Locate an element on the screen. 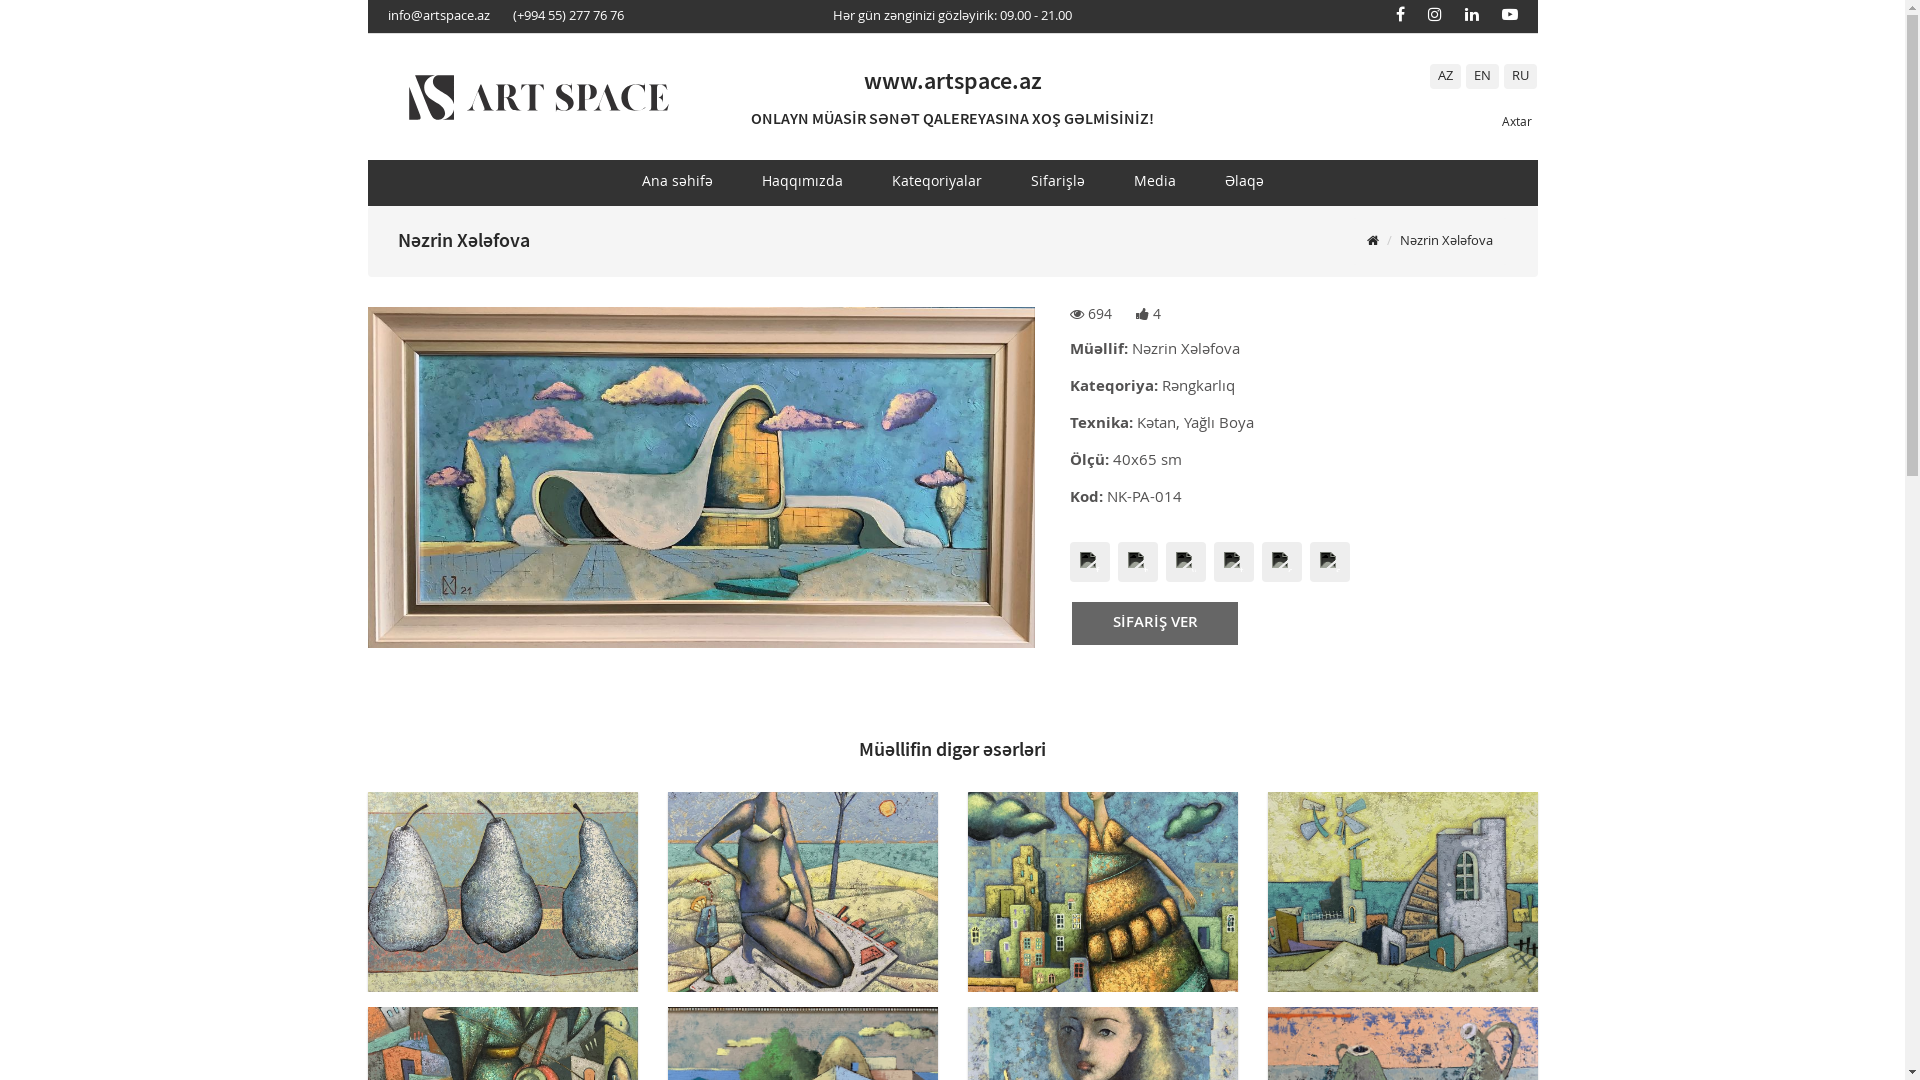 The image size is (1920, 1080). 'RU' is located at coordinates (1520, 75).